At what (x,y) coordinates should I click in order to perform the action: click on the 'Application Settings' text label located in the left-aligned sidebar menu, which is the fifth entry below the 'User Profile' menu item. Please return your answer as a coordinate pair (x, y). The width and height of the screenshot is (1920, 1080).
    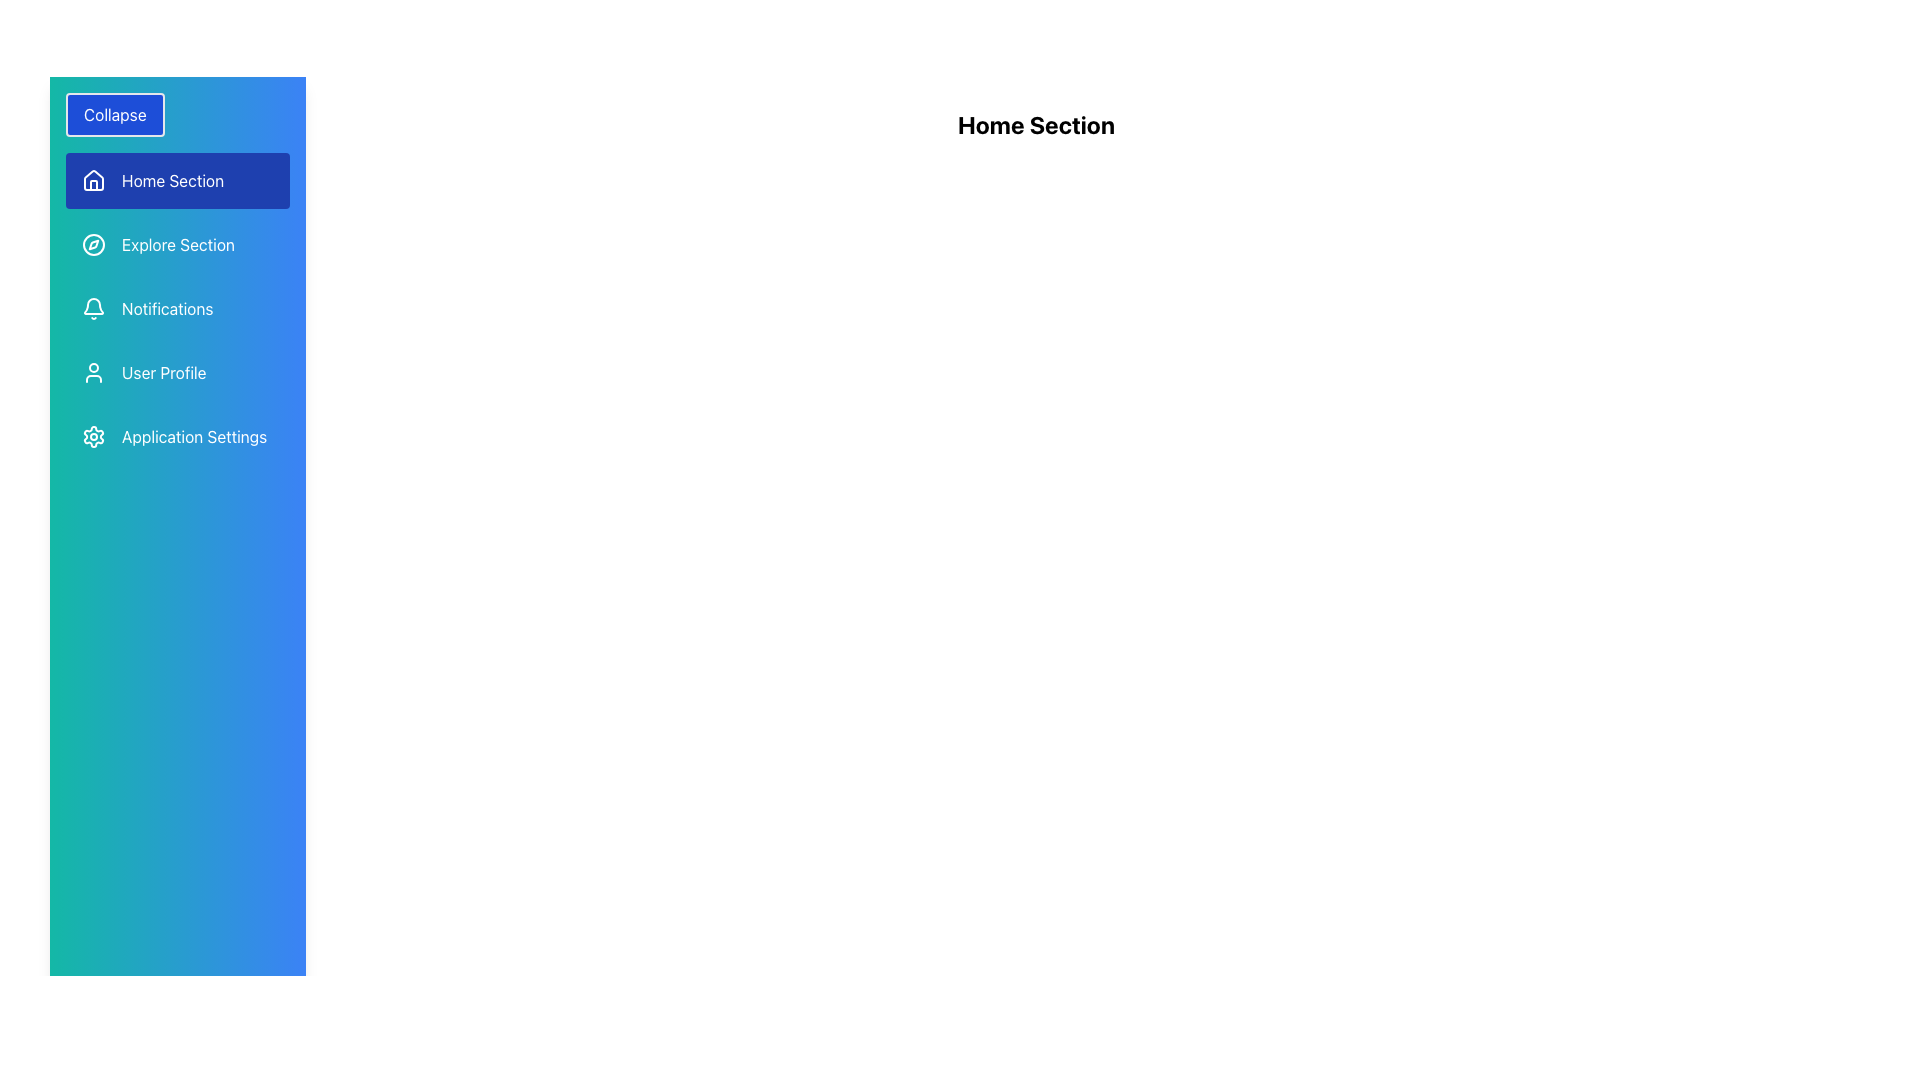
    Looking at the image, I should click on (194, 435).